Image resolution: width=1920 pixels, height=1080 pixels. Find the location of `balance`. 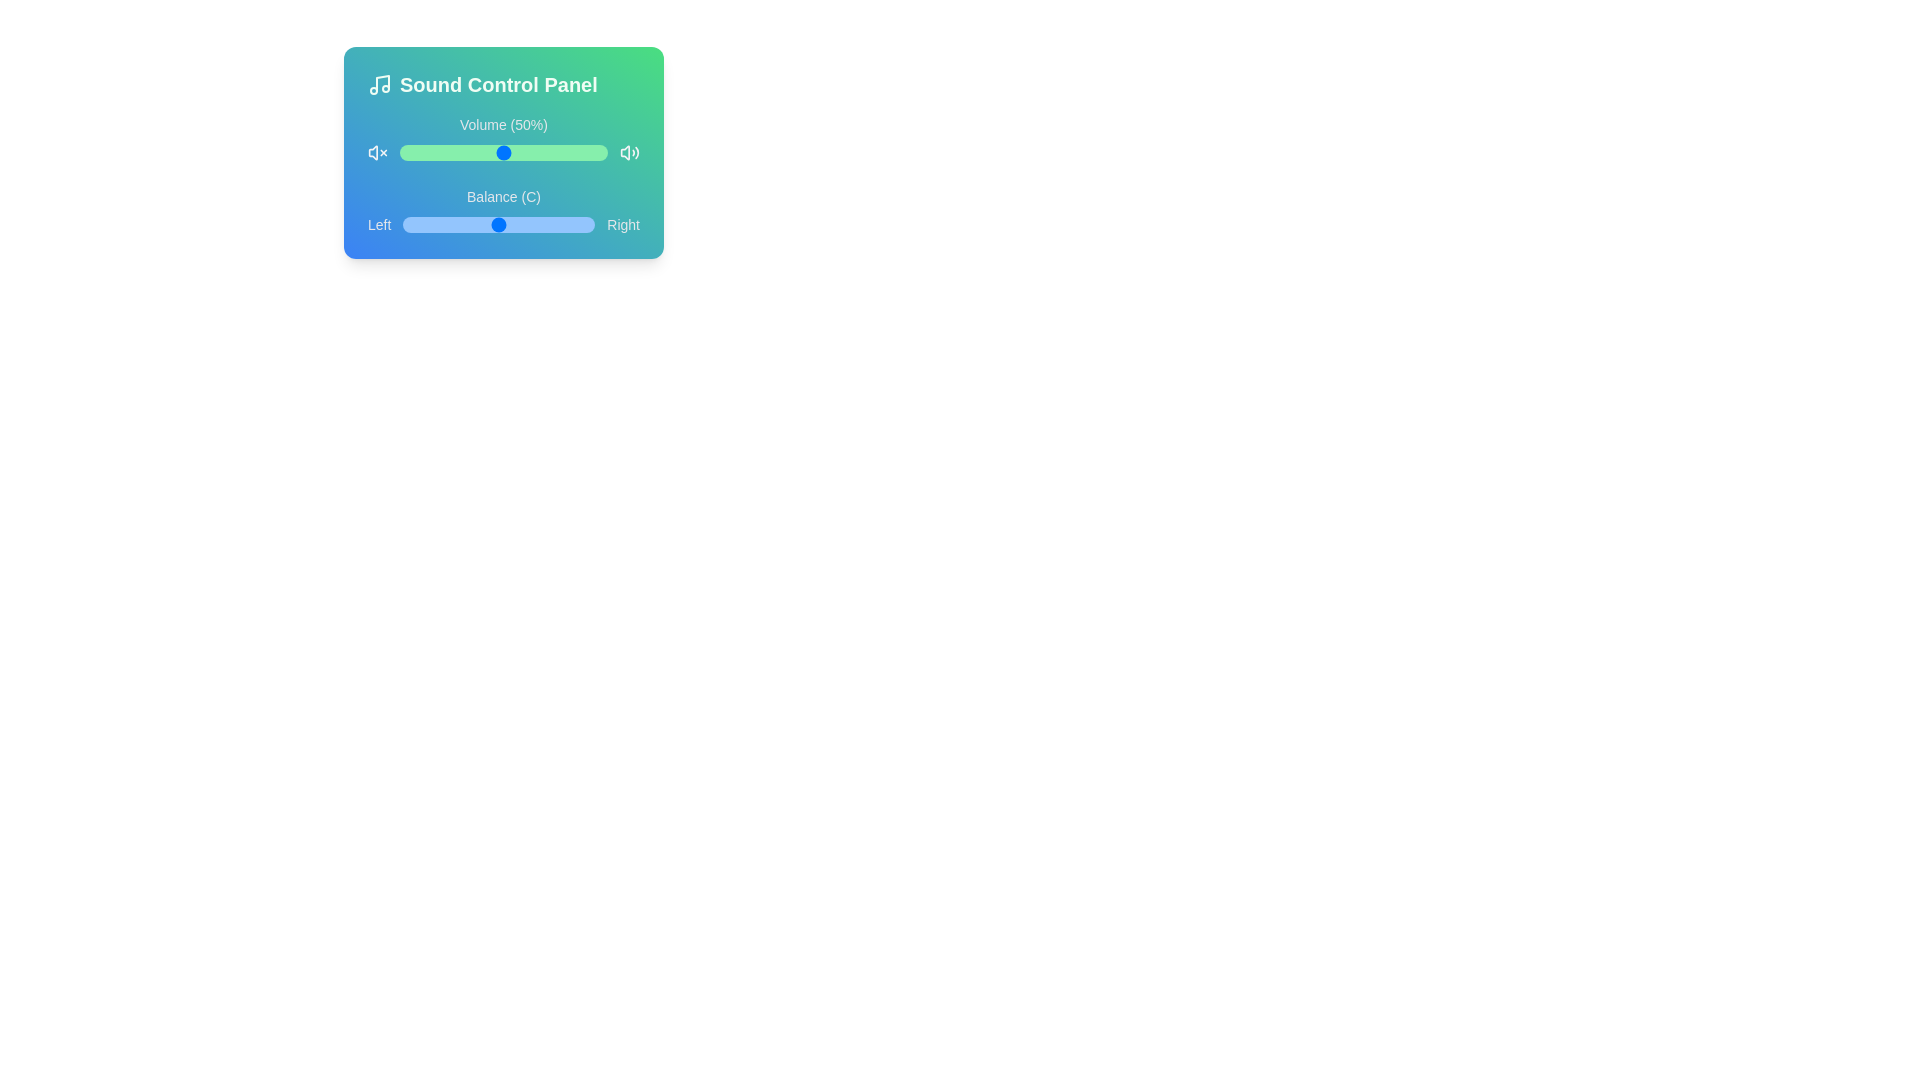

balance is located at coordinates (454, 224).